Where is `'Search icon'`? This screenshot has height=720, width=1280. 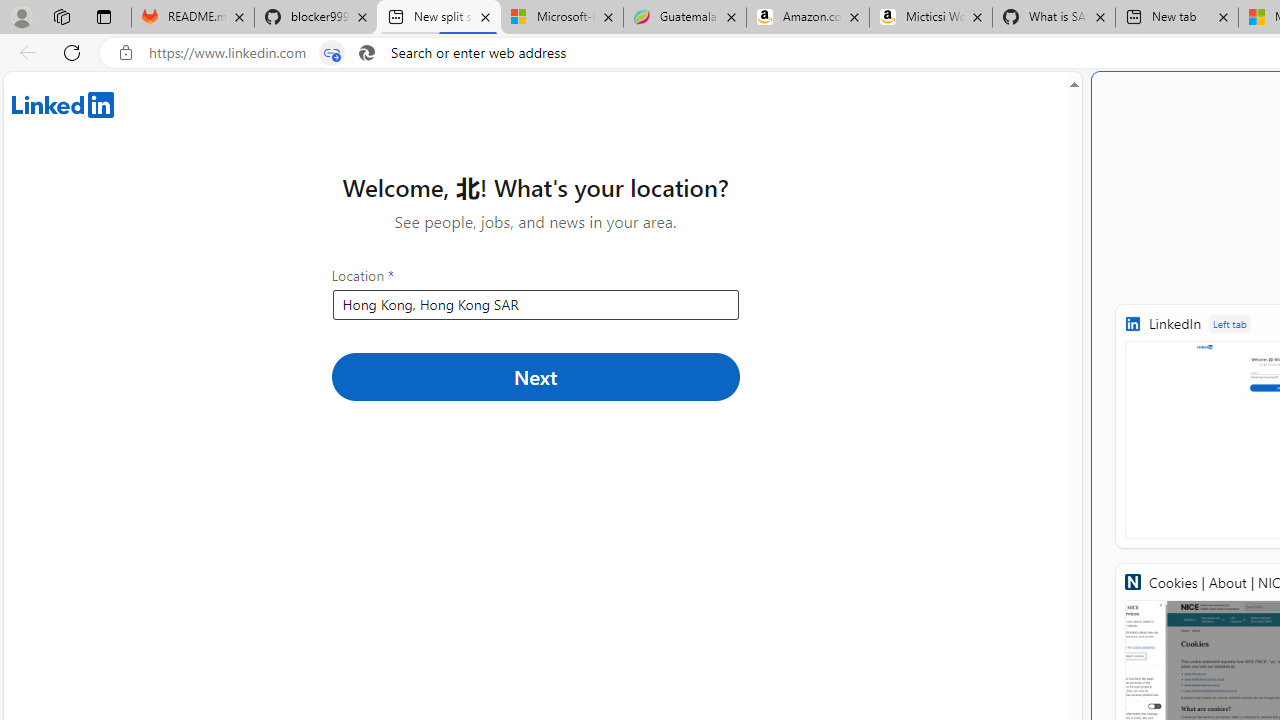
'Search icon' is located at coordinates (366, 52).